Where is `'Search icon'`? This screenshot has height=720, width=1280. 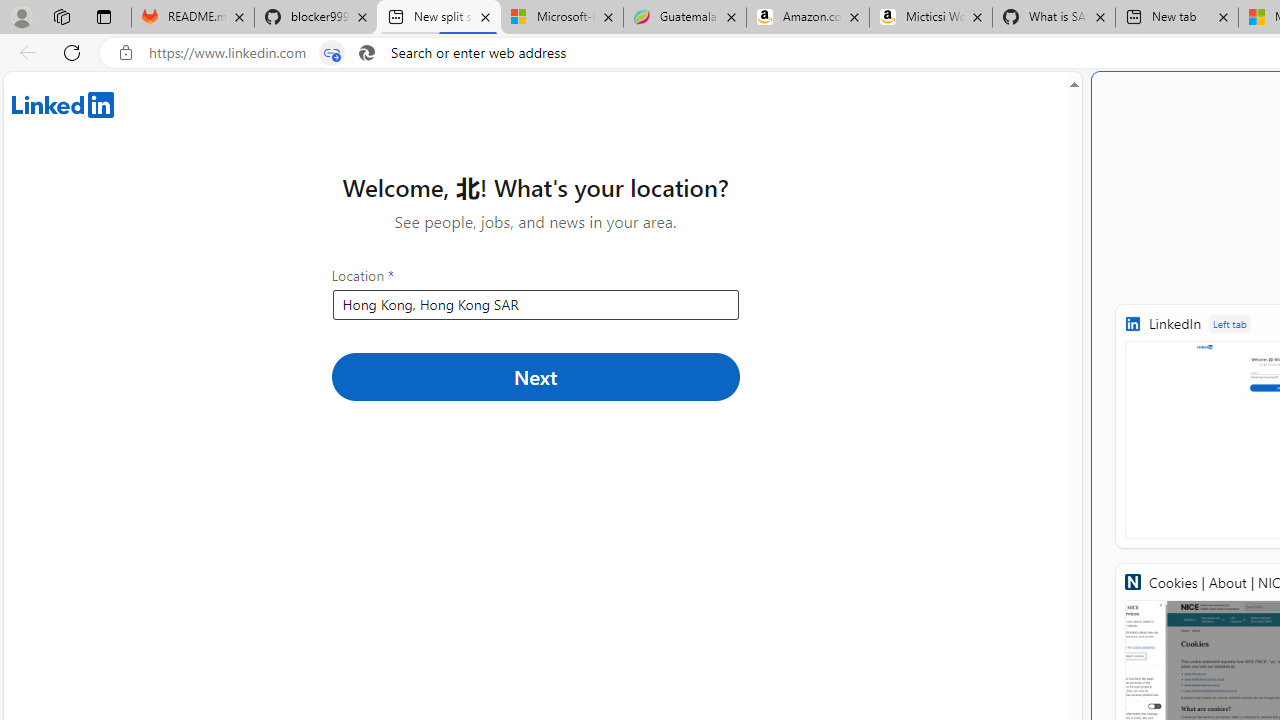
'Search icon' is located at coordinates (366, 52).